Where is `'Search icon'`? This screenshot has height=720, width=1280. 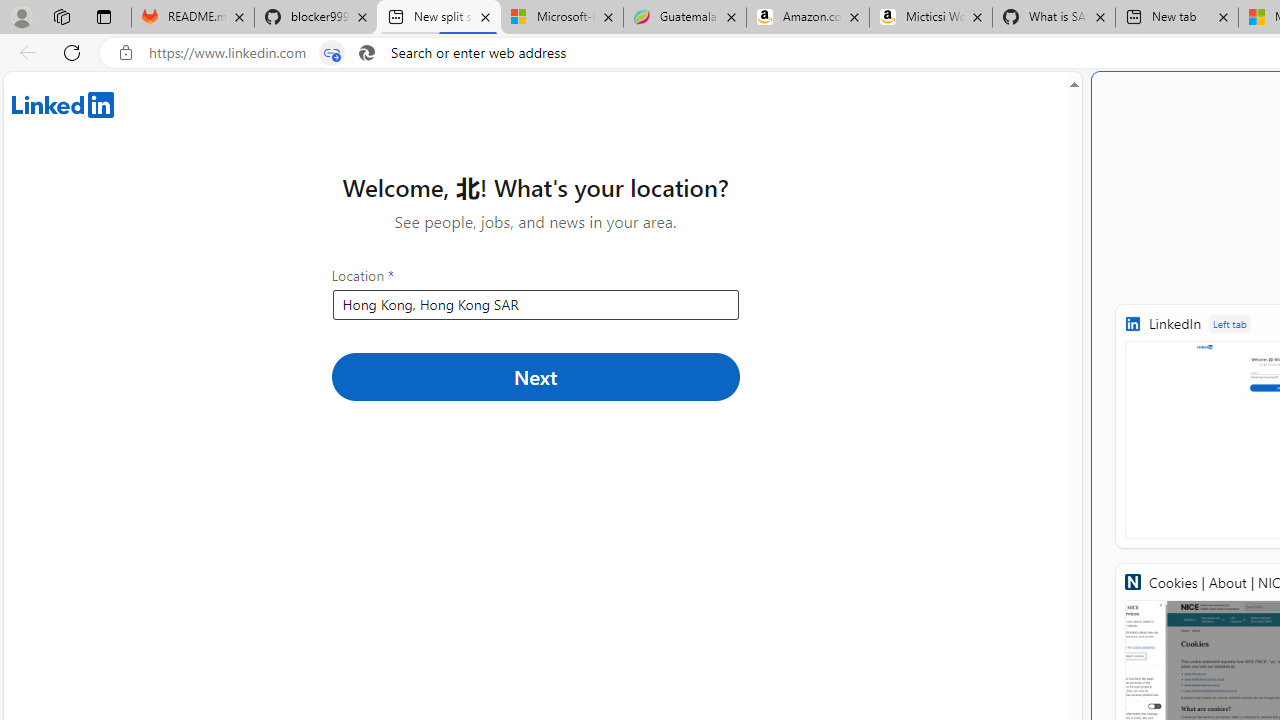
'Search icon' is located at coordinates (366, 52).